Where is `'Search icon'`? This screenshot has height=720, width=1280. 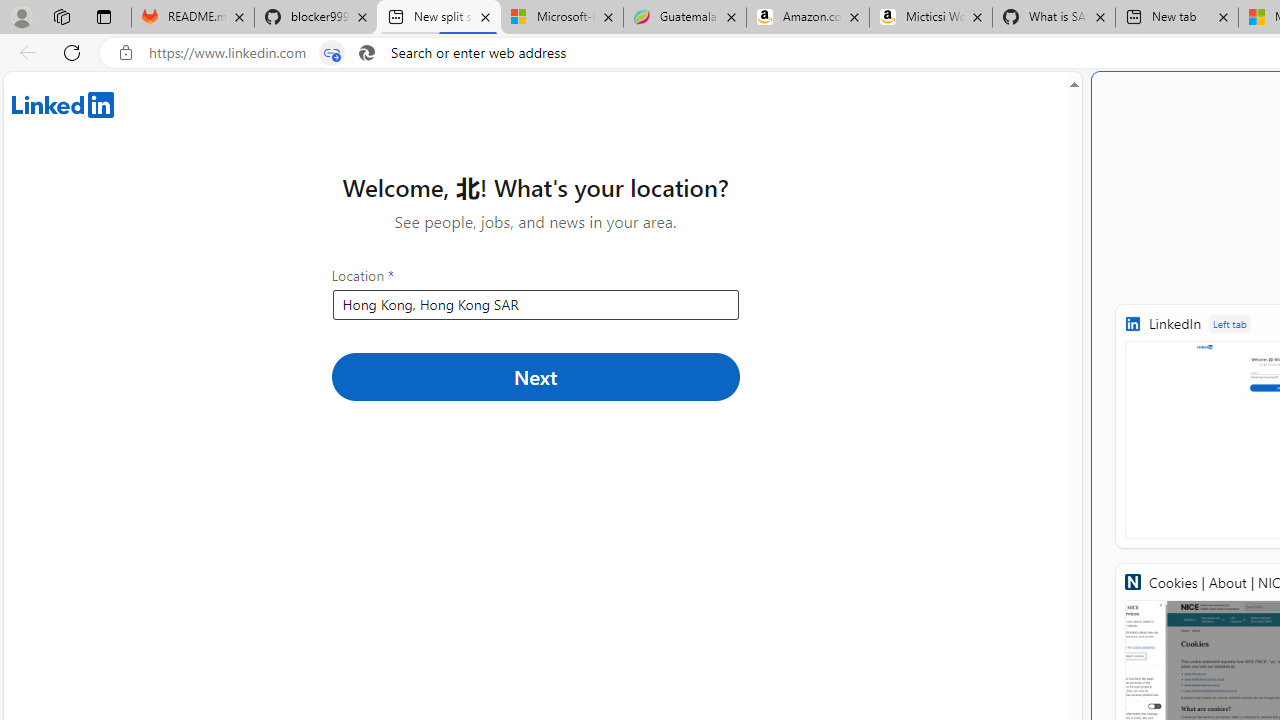
'Search icon' is located at coordinates (366, 52).